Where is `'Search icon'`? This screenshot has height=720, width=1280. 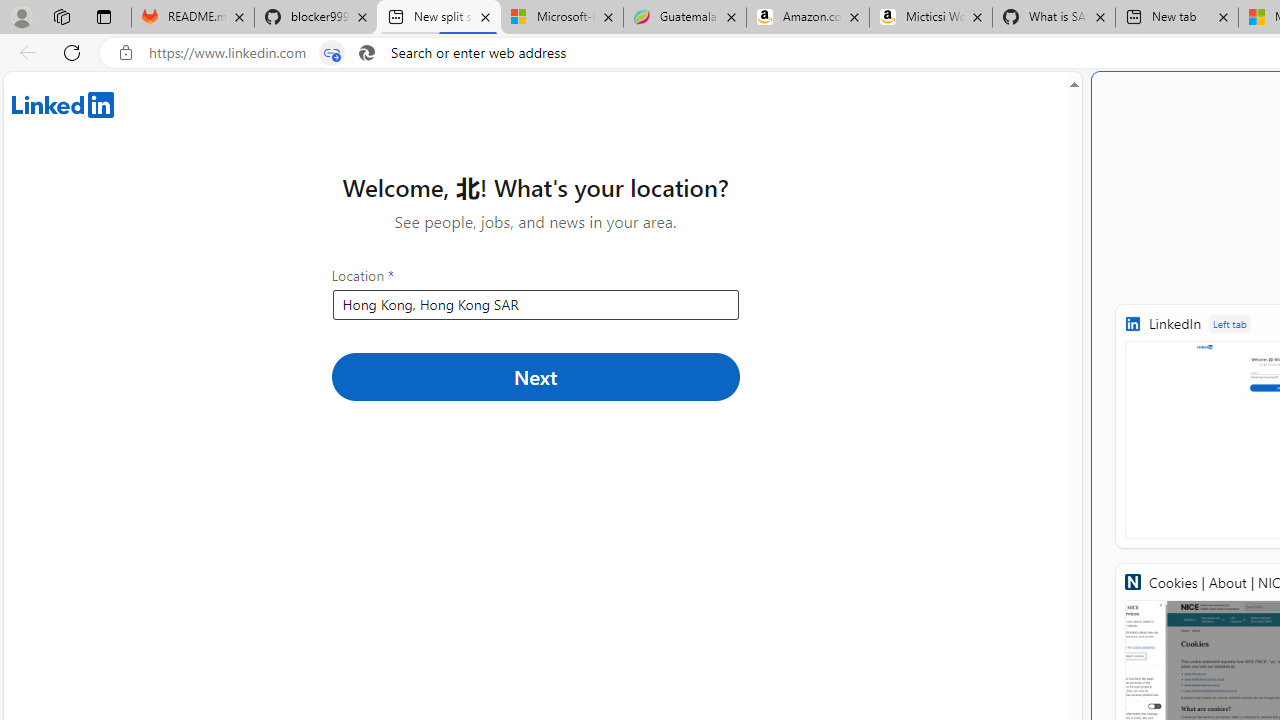
'Search icon' is located at coordinates (366, 52).